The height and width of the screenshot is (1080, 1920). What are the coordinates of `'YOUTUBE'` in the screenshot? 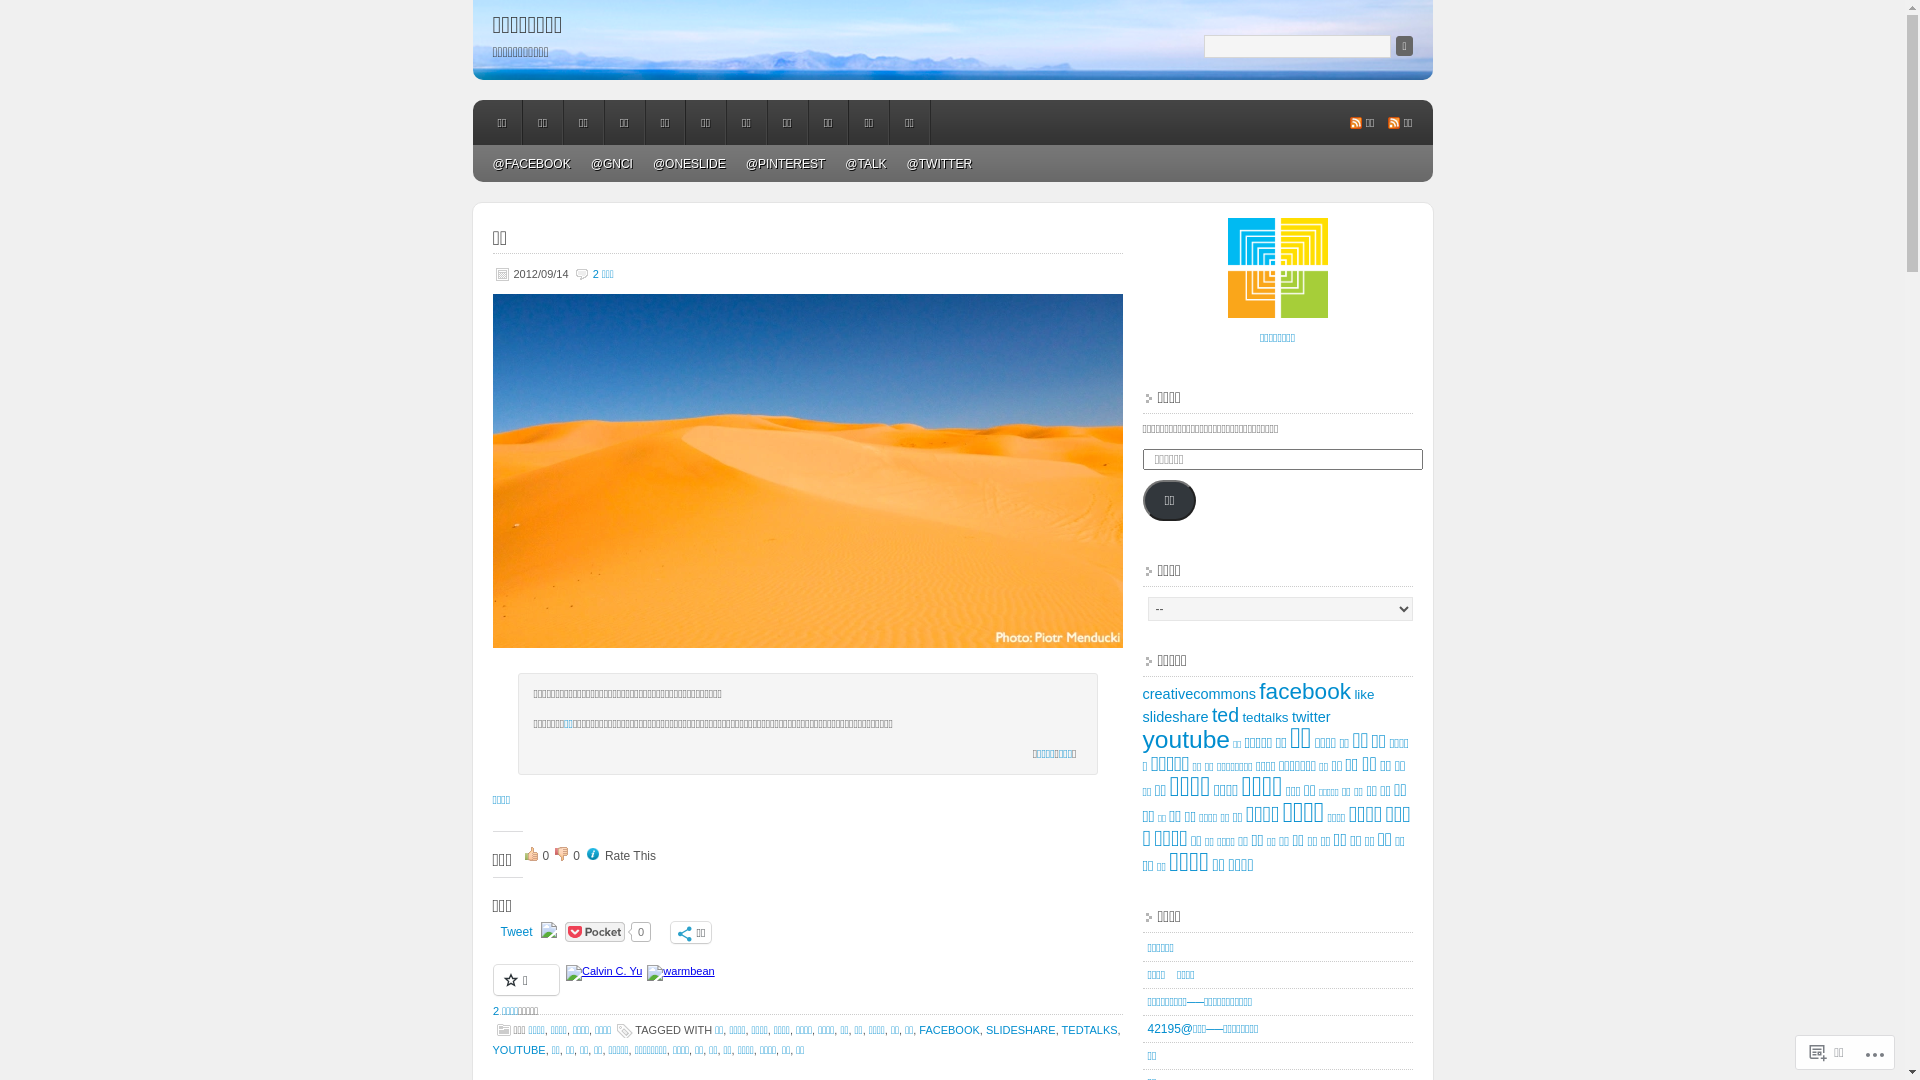 It's located at (518, 1048).